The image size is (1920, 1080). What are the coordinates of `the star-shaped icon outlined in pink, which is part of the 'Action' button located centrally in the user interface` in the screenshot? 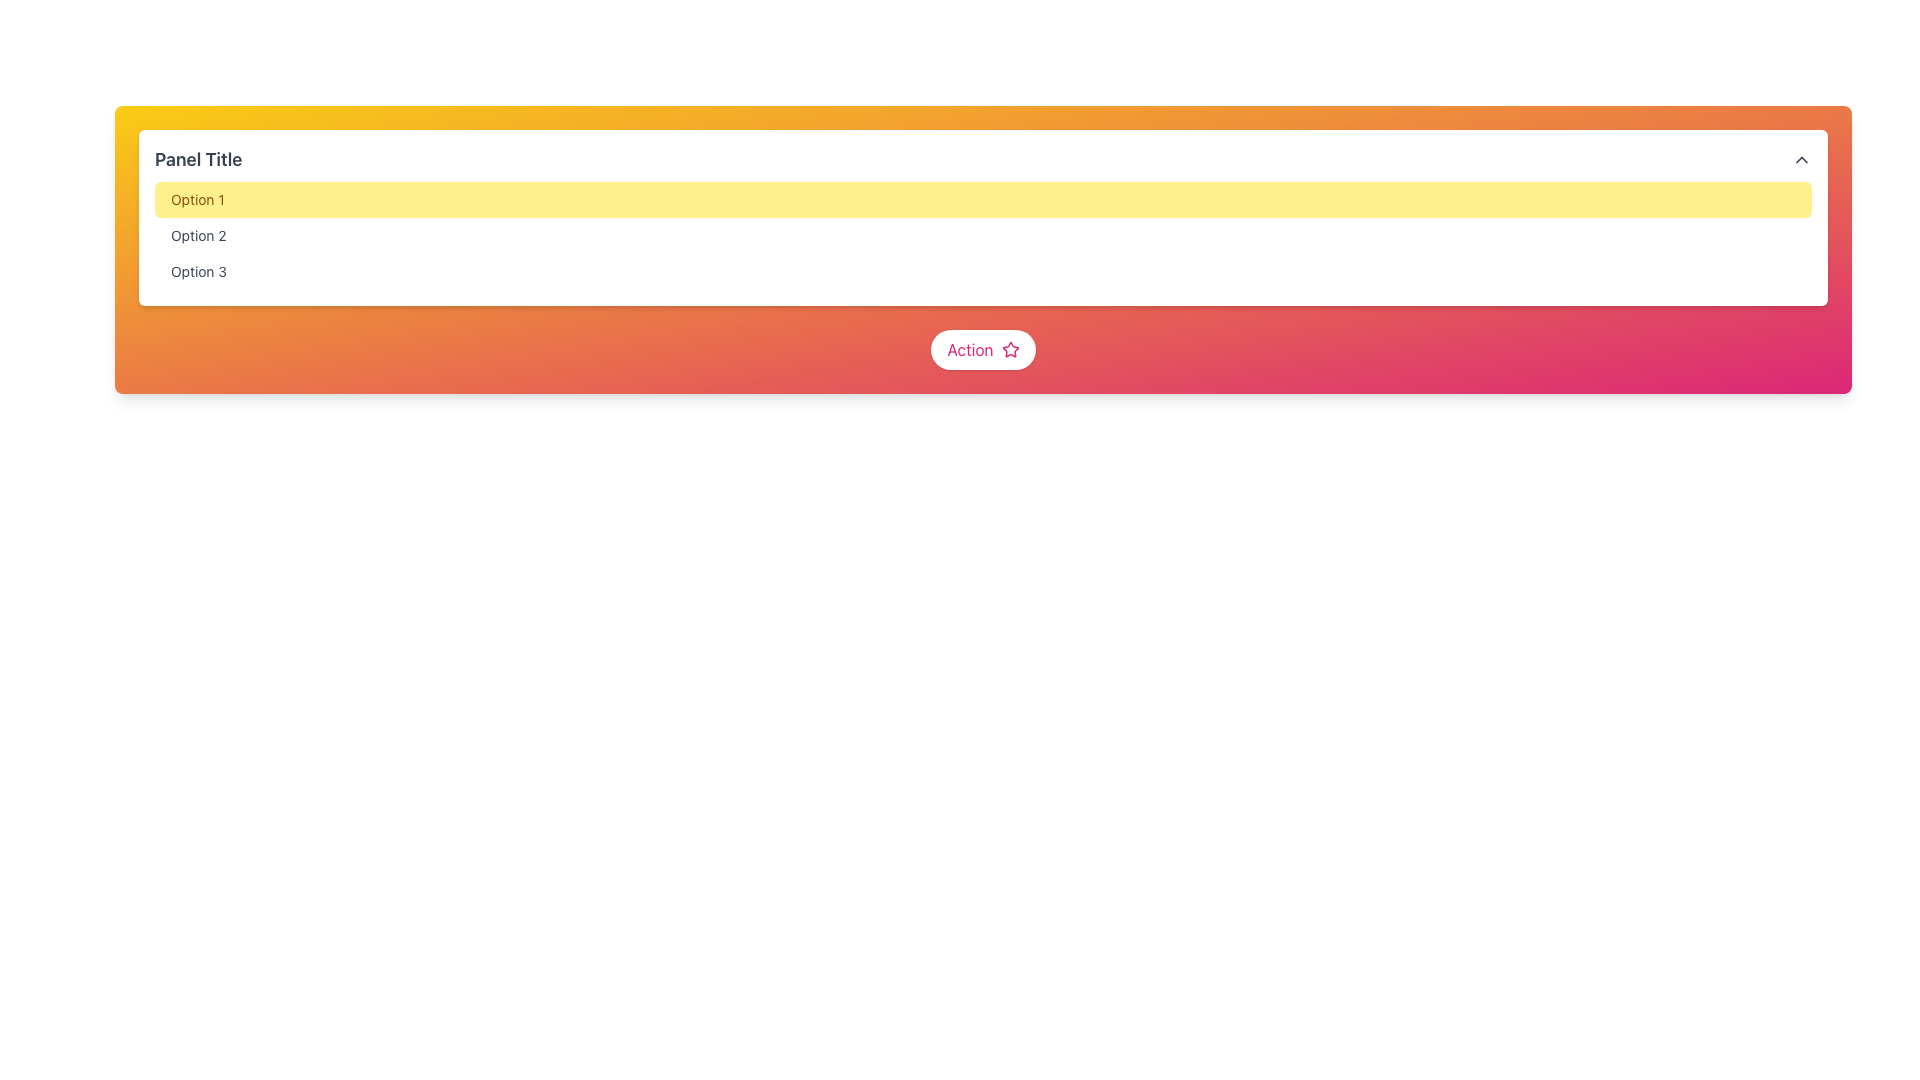 It's located at (1010, 349).